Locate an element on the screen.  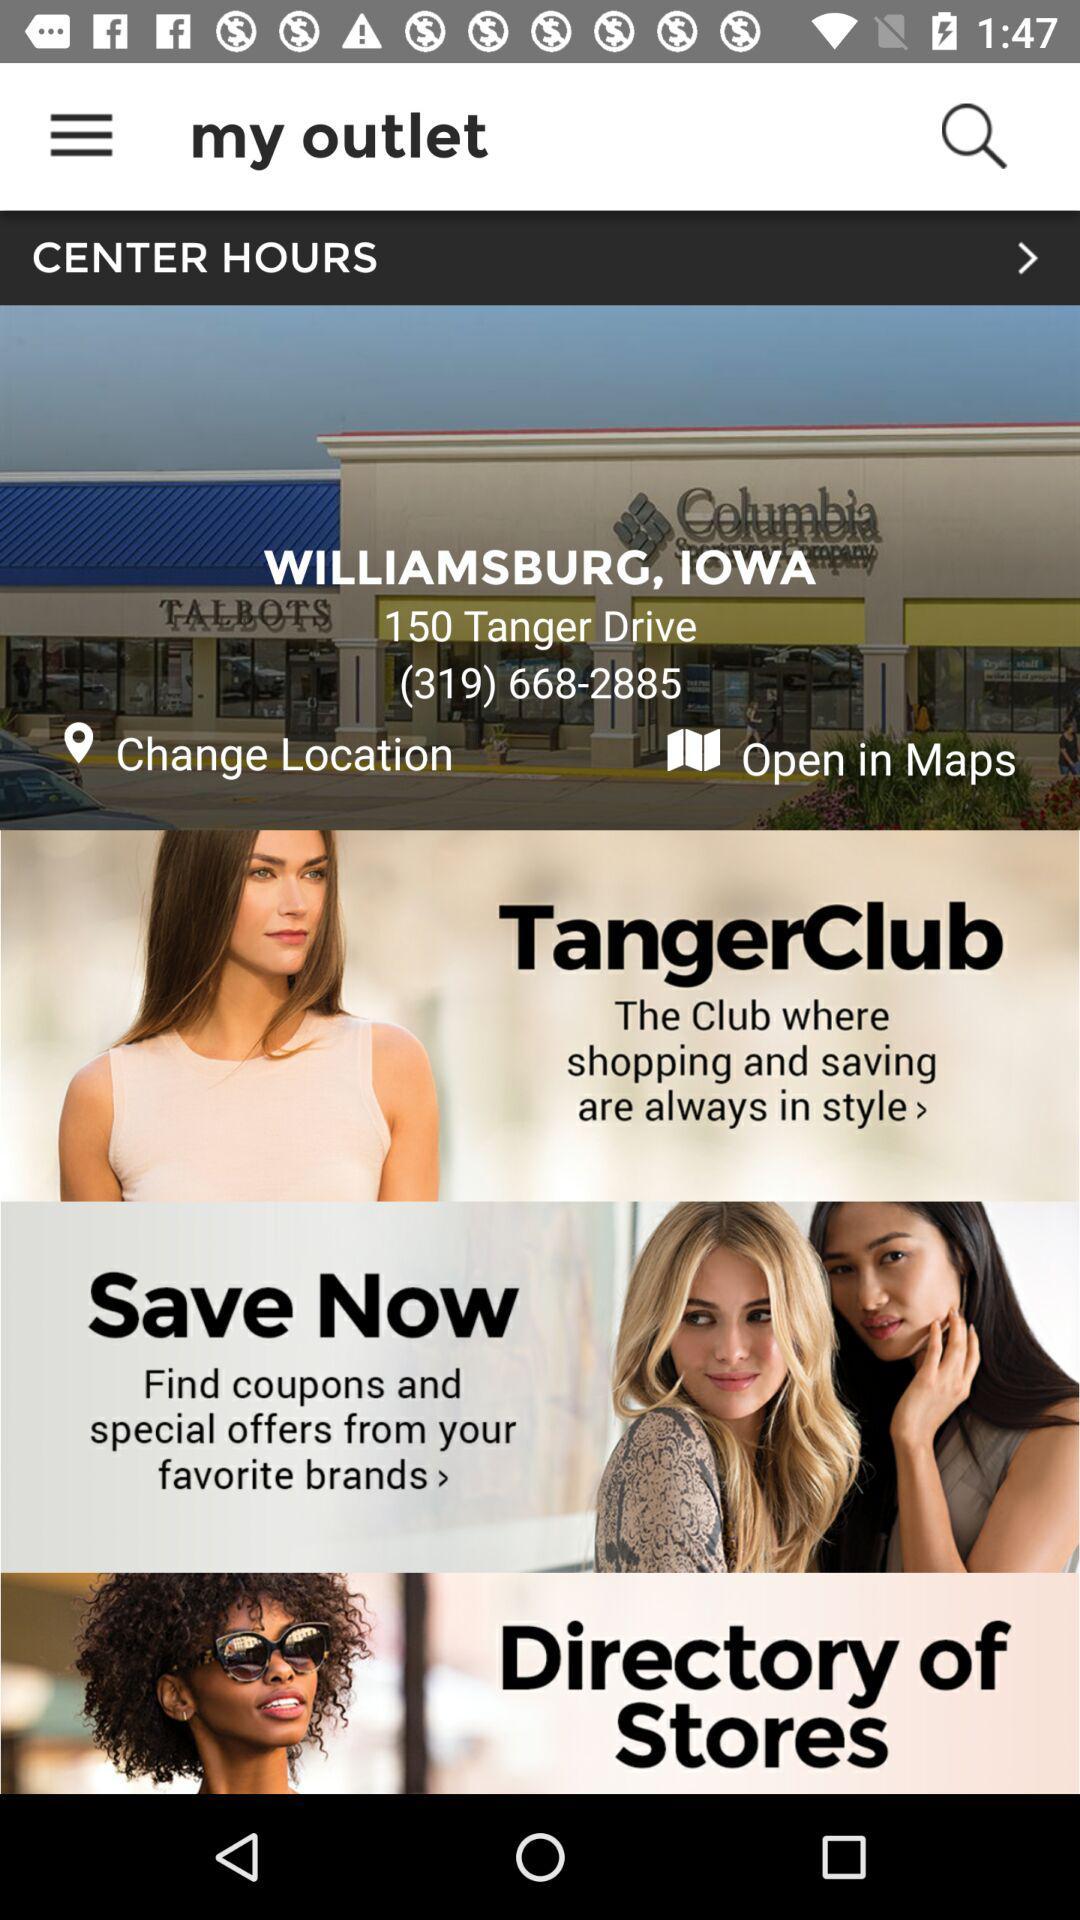
the icon above center hours is located at coordinates (80, 135).